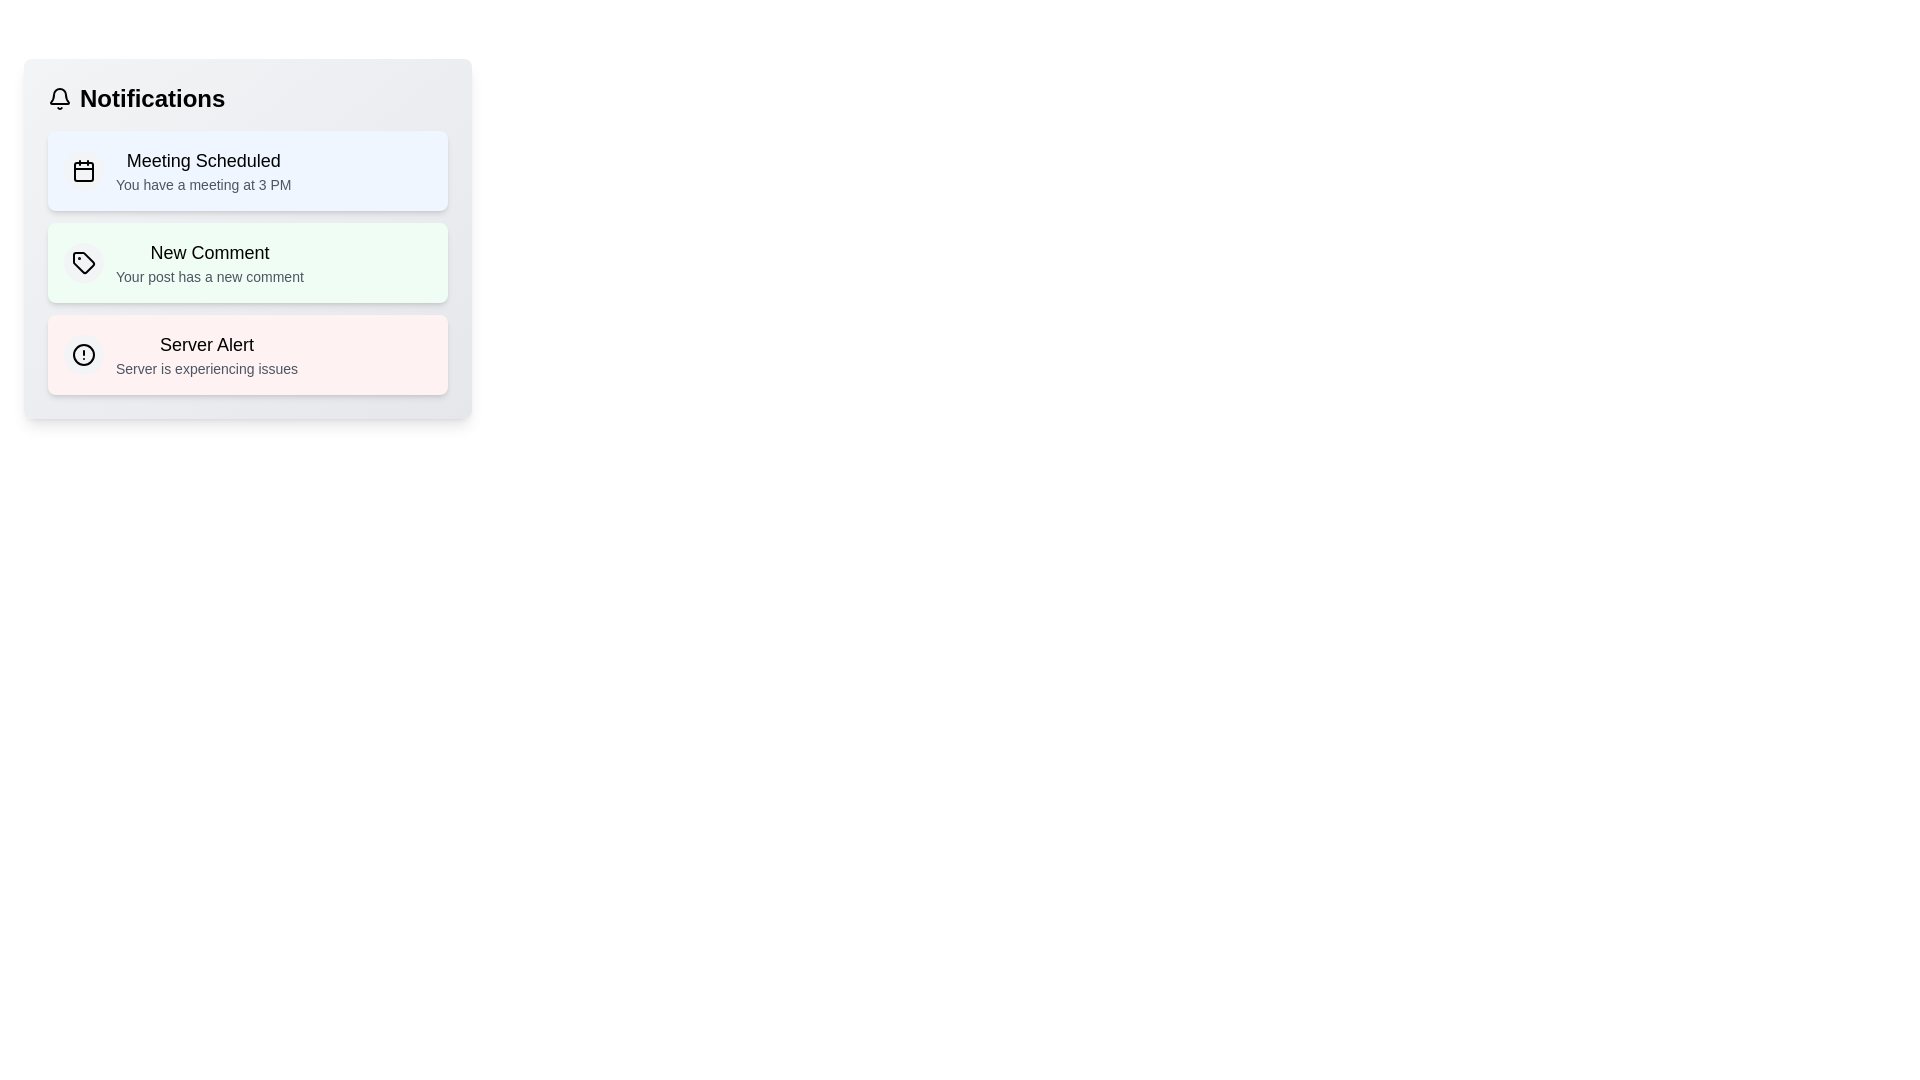 Image resolution: width=1920 pixels, height=1080 pixels. What do you see at coordinates (247, 99) in the screenshot?
I see `the Notifications header to interact with the component` at bounding box center [247, 99].